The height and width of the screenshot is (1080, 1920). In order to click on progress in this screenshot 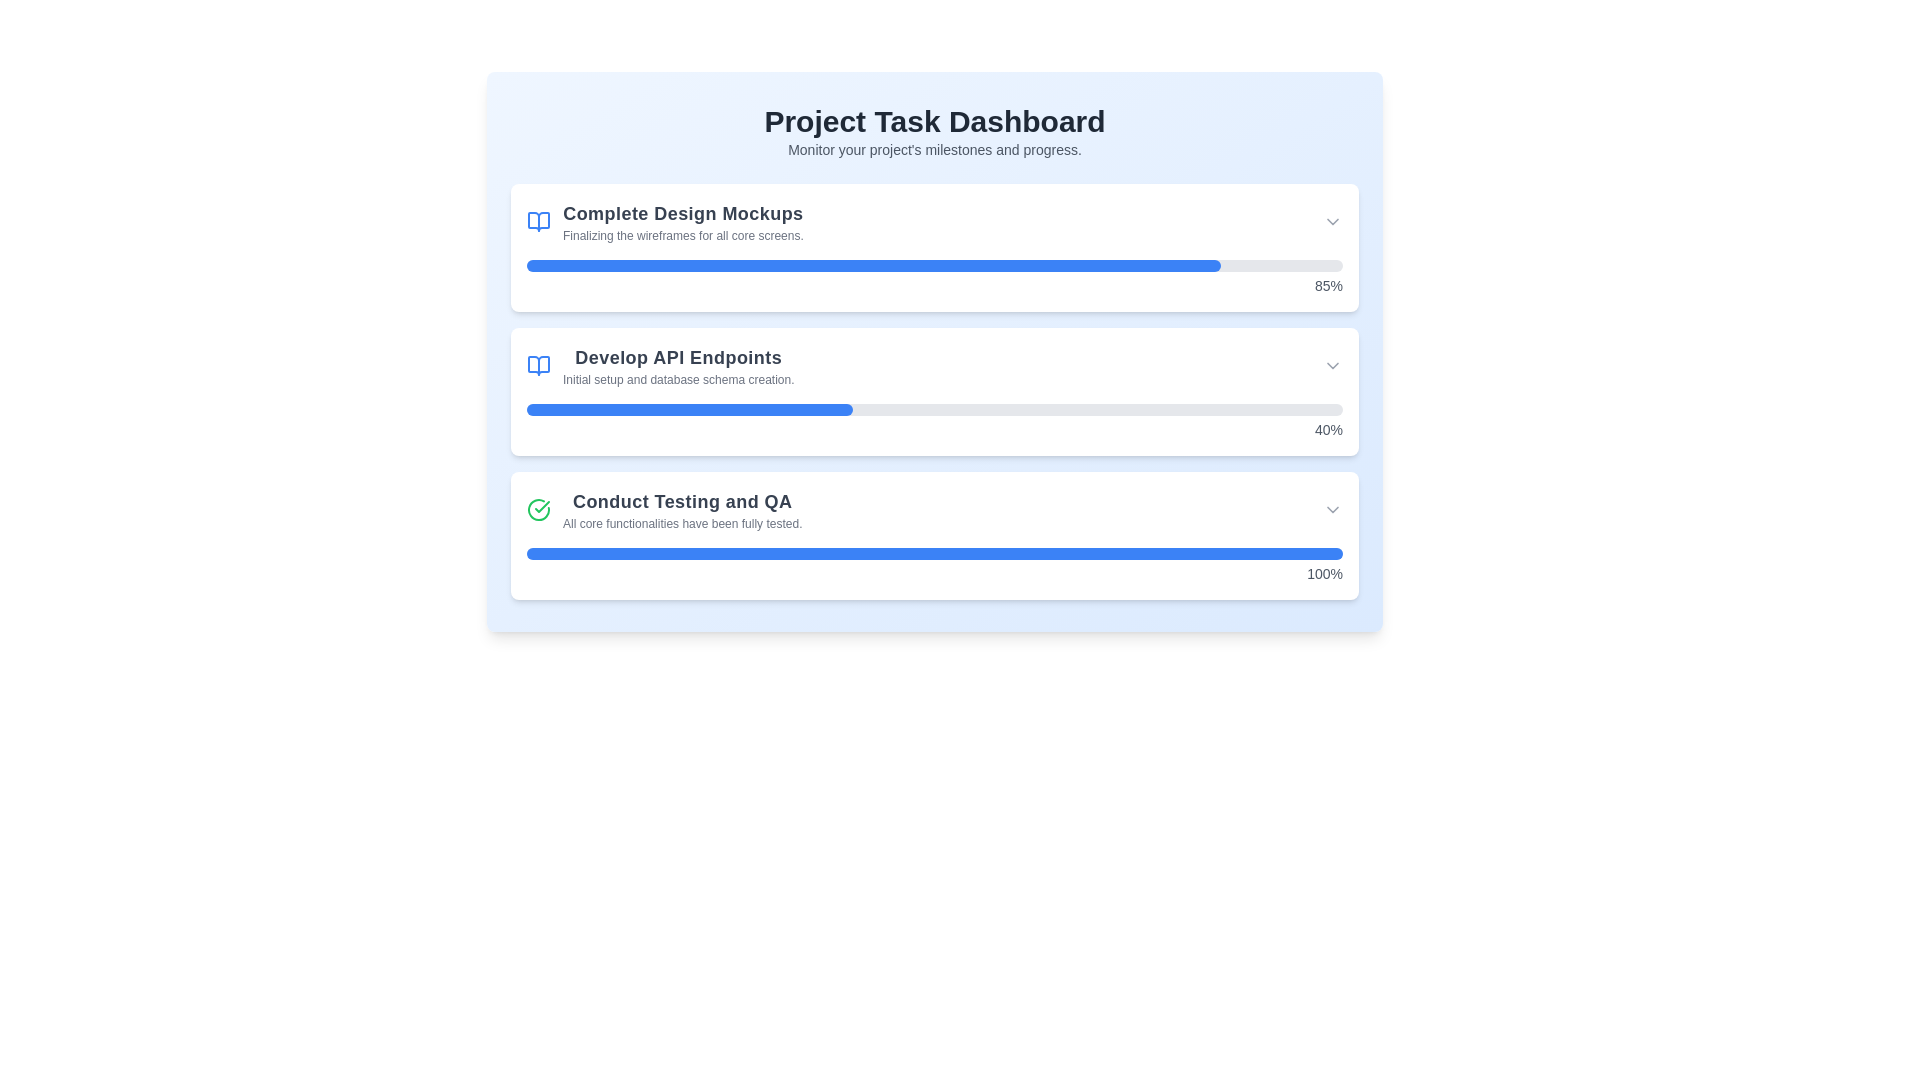, I will do `click(992, 408)`.